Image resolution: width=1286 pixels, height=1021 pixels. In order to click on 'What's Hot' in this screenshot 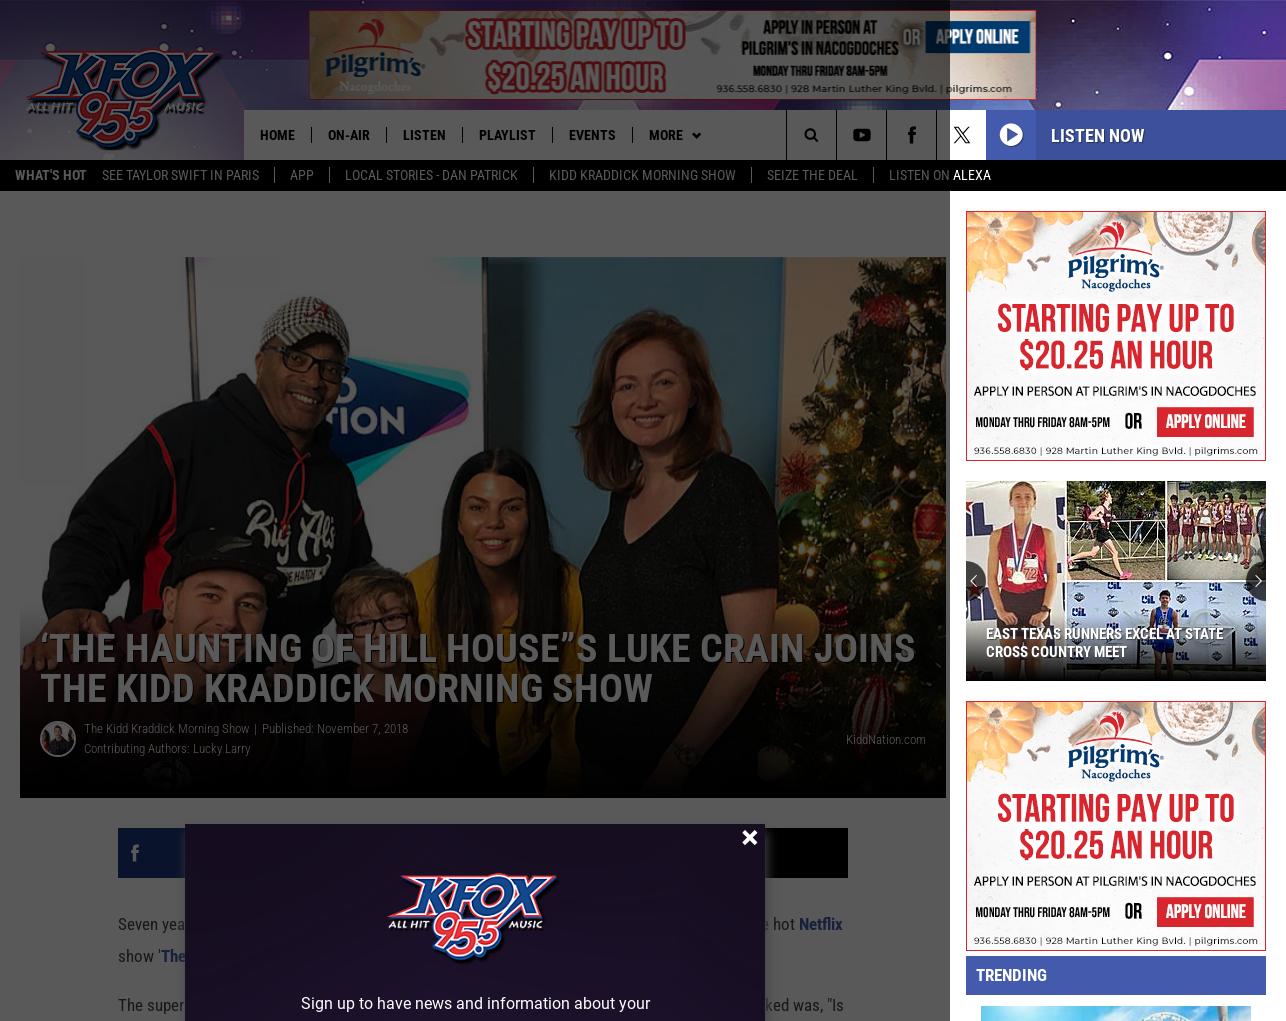, I will do `click(51, 175)`.